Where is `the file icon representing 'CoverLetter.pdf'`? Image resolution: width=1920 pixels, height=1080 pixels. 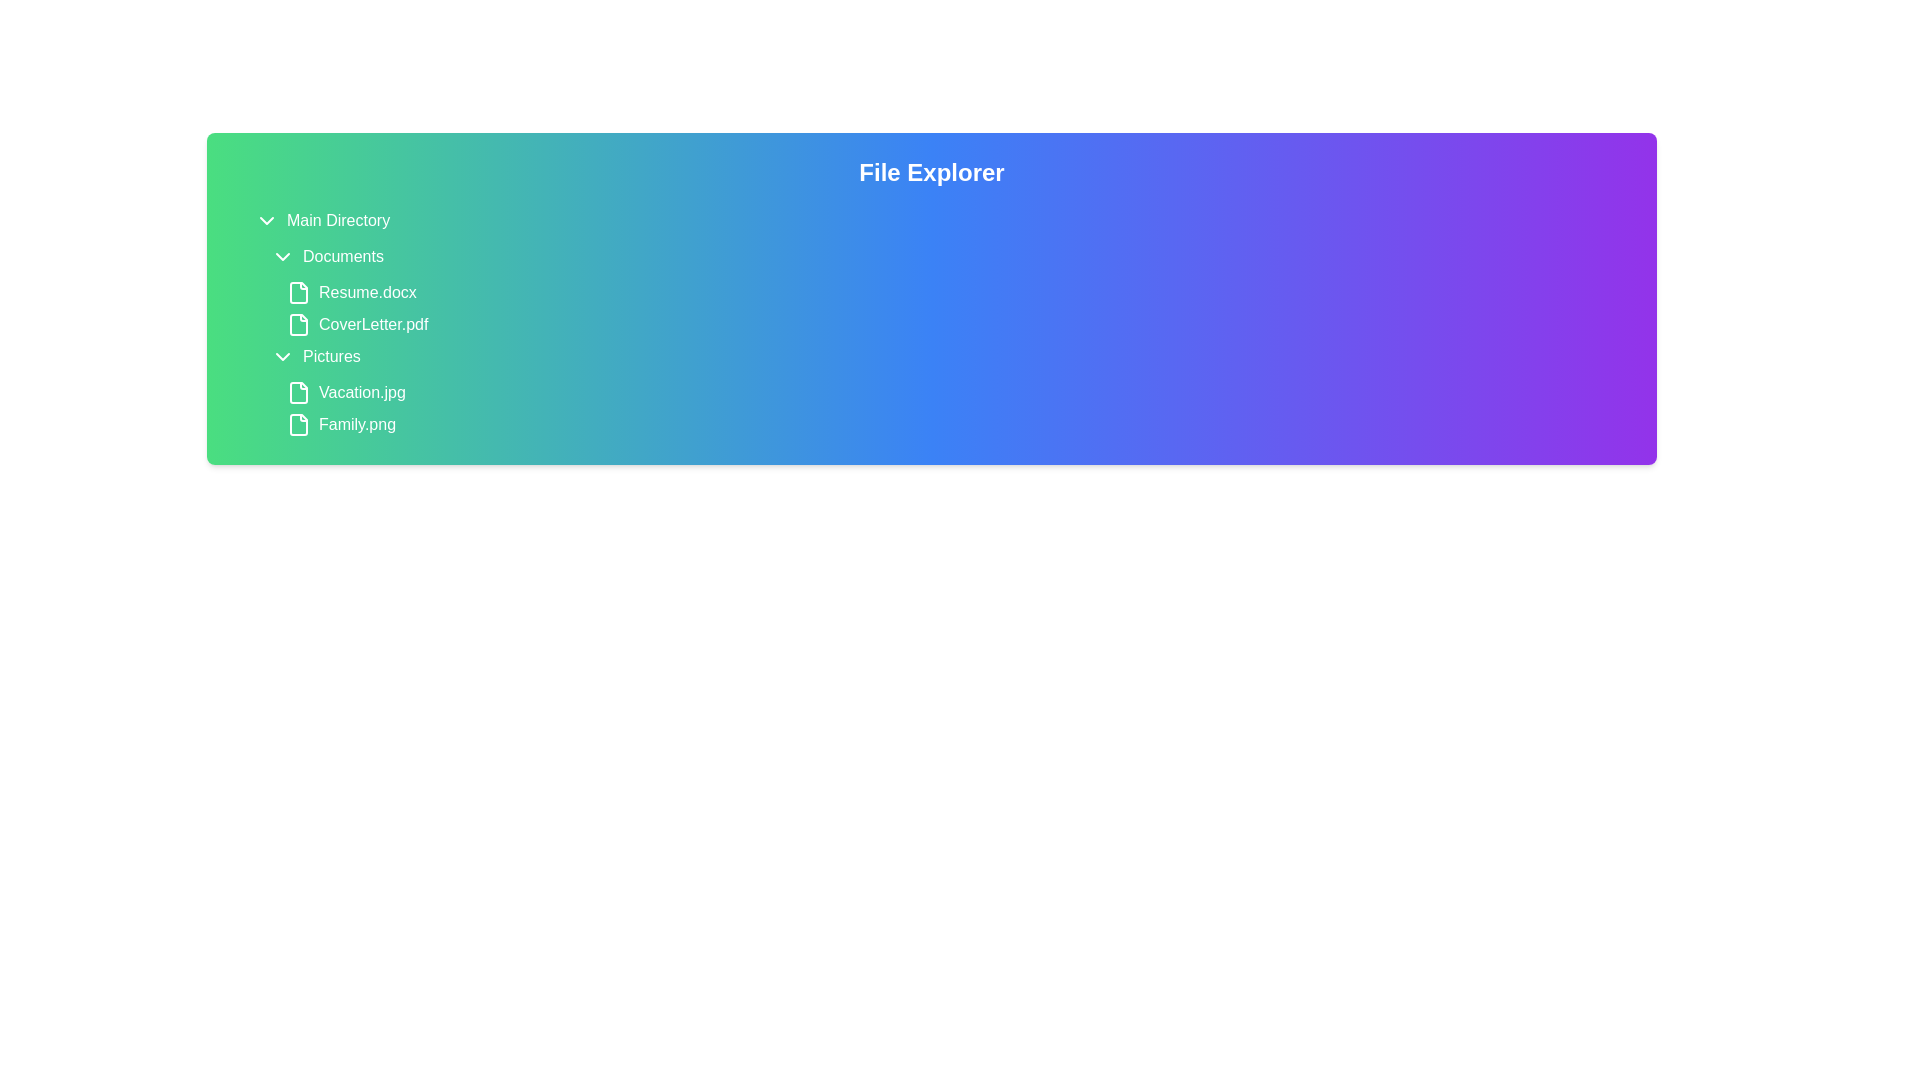 the file icon representing 'CoverLetter.pdf' is located at coordinates (297, 323).